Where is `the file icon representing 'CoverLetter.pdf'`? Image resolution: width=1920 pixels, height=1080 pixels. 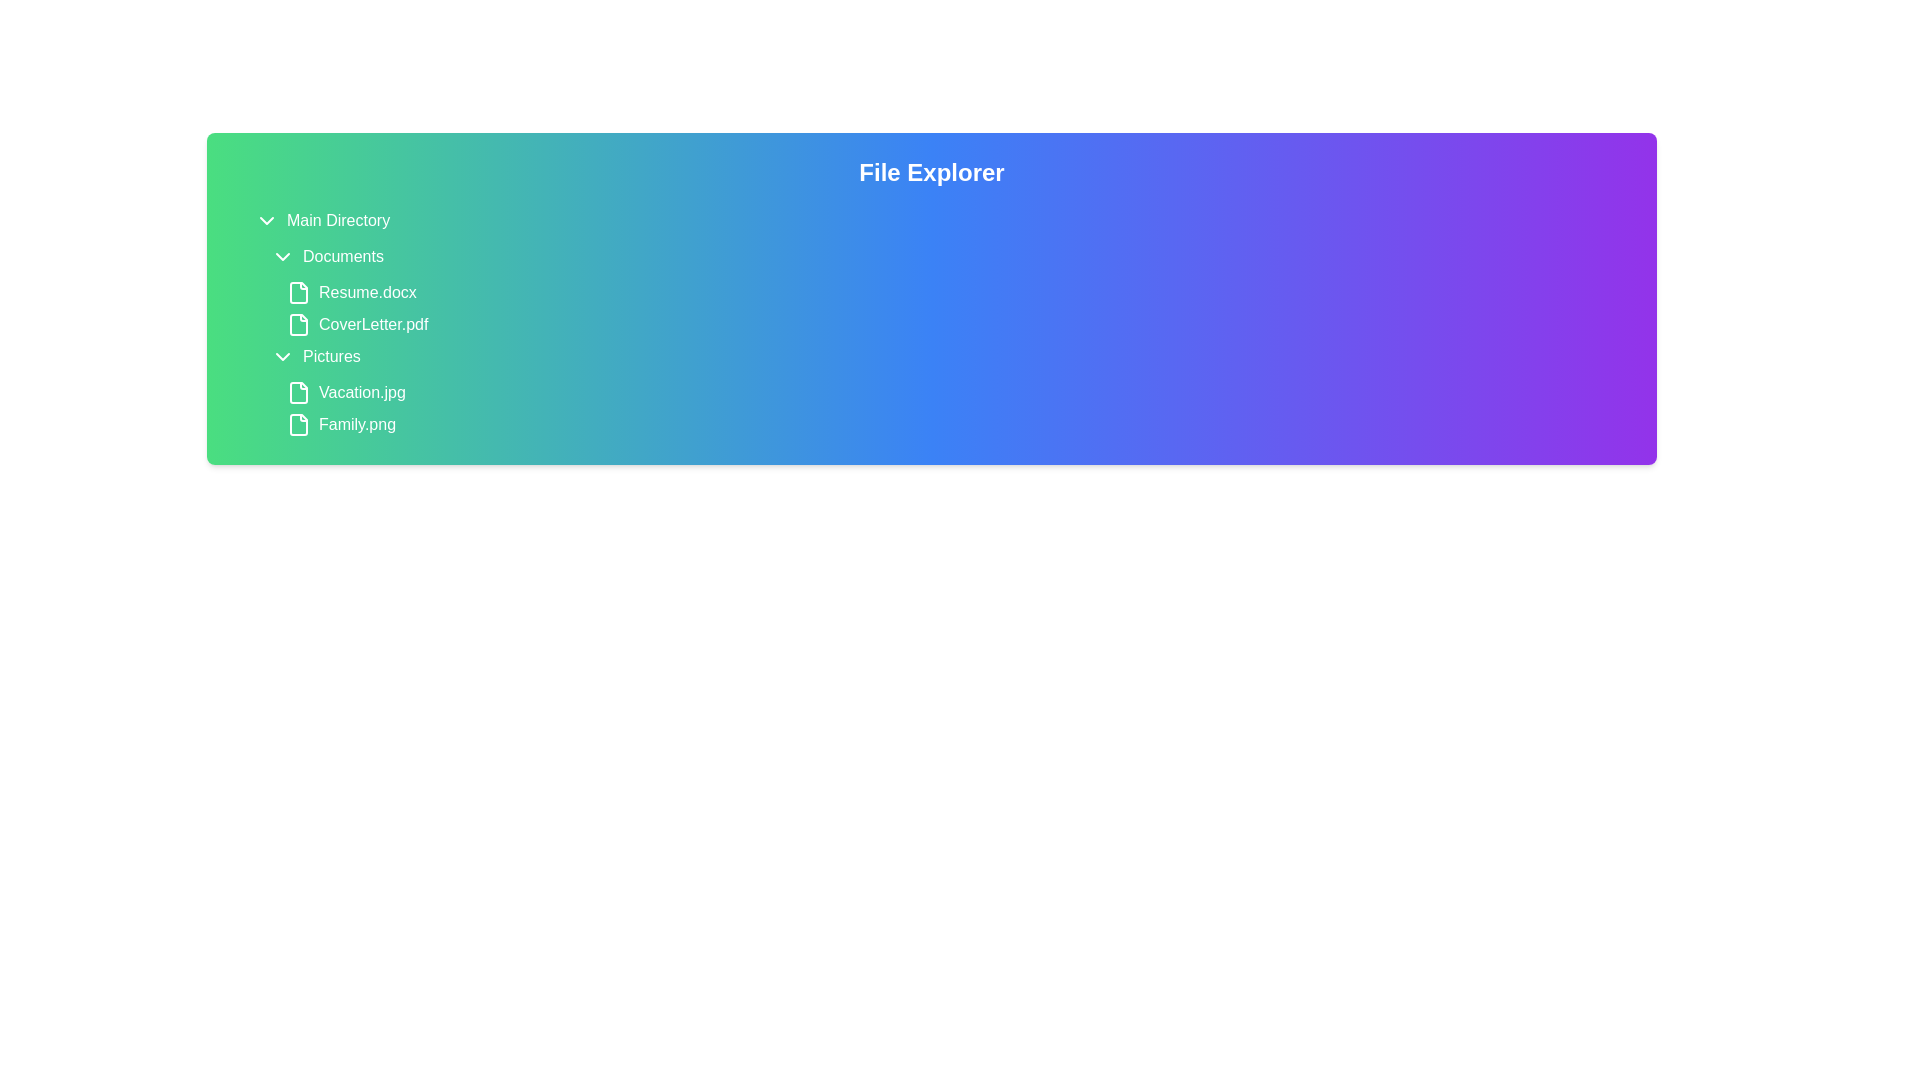 the file icon representing 'CoverLetter.pdf' is located at coordinates (297, 323).